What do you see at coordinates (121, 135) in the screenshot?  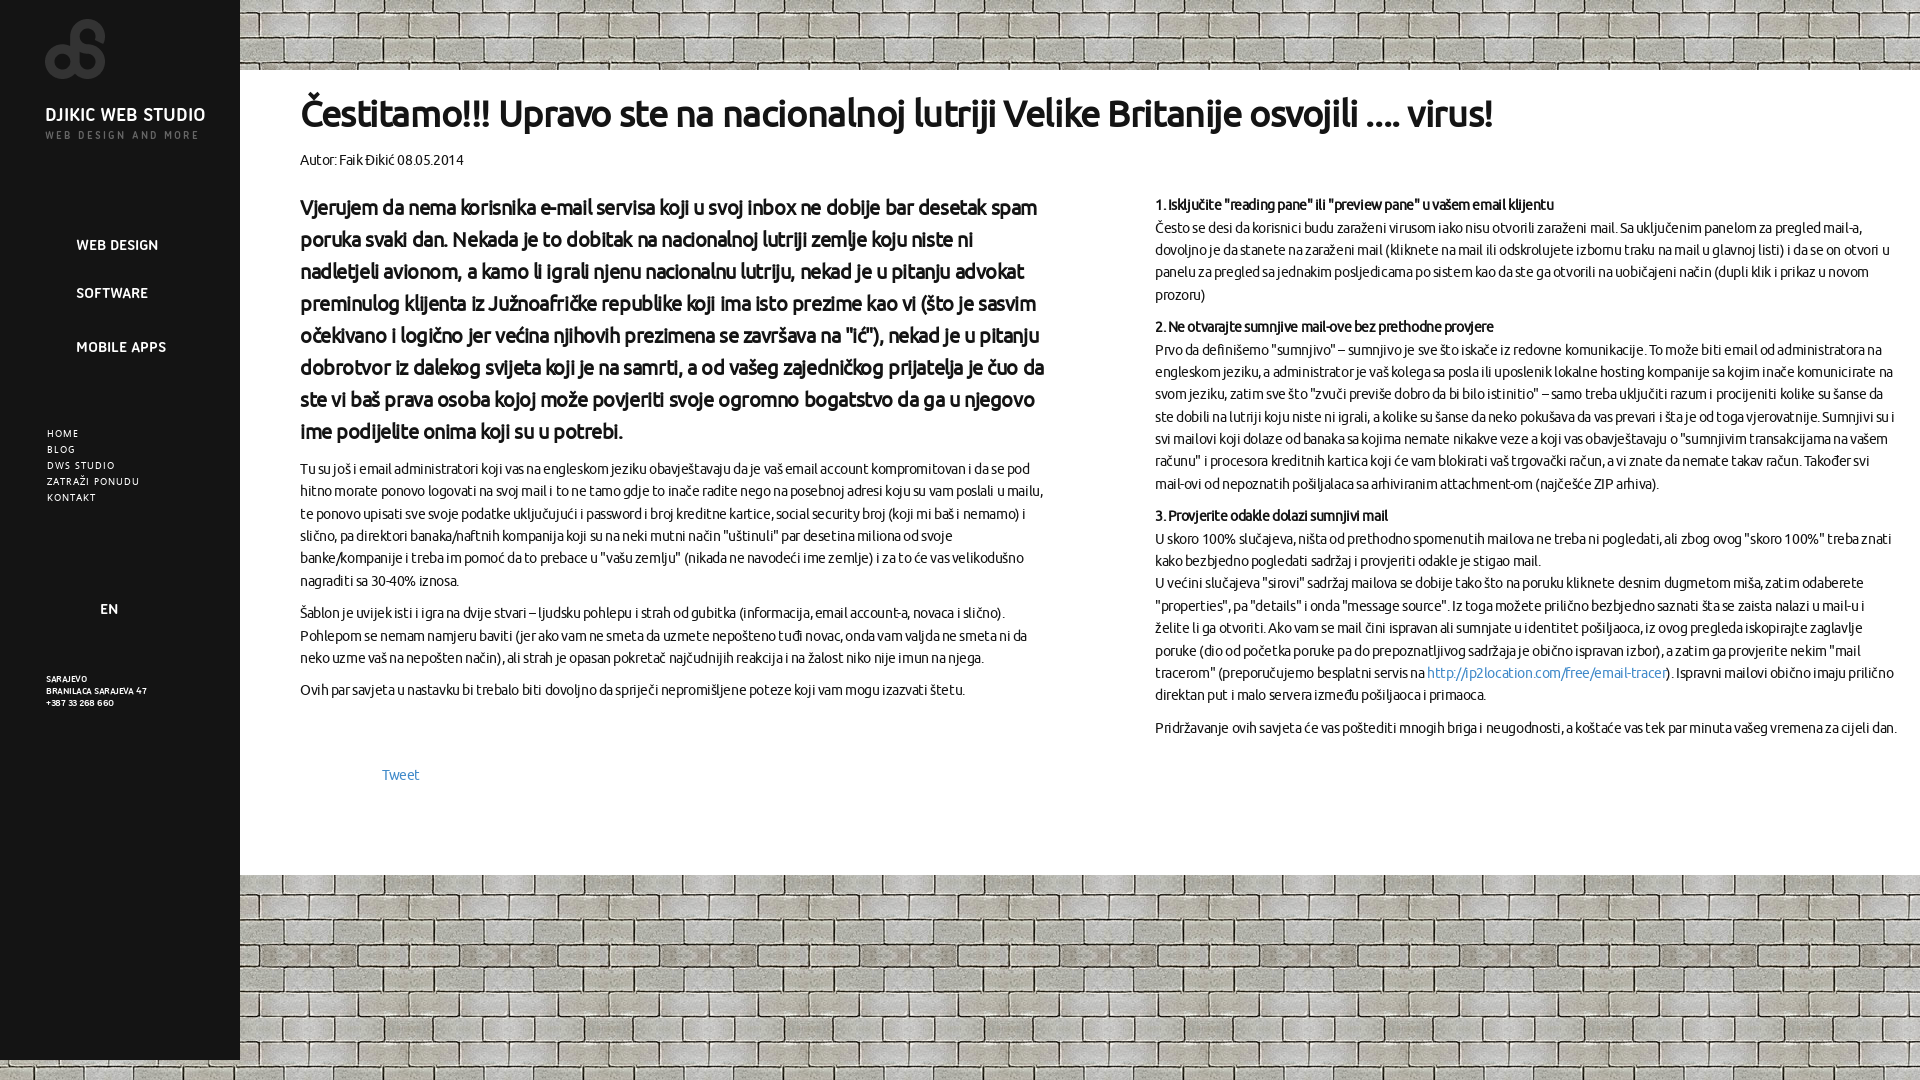 I see `'WEB DESIGN AND MORE'` at bounding box center [121, 135].